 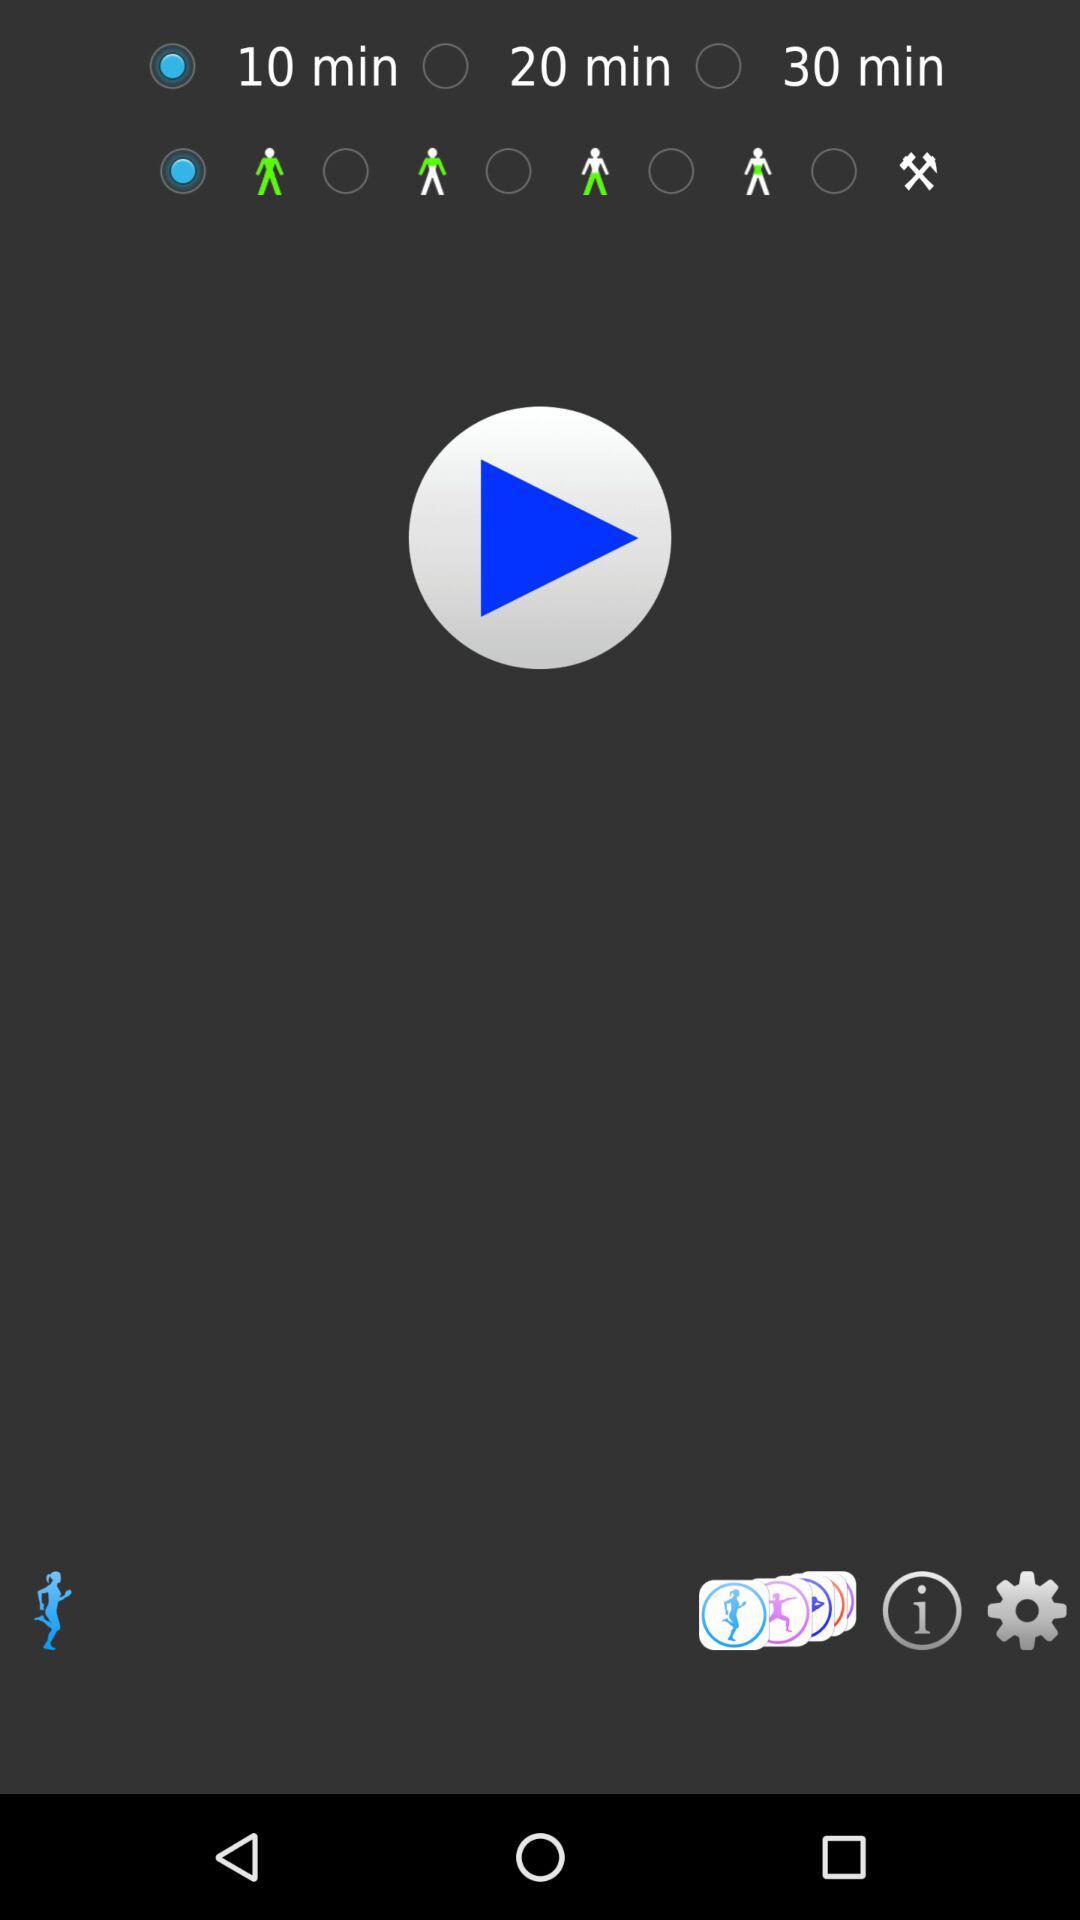 What do you see at coordinates (355, 171) in the screenshot?
I see `upper body workout` at bounding box center [355, 171].